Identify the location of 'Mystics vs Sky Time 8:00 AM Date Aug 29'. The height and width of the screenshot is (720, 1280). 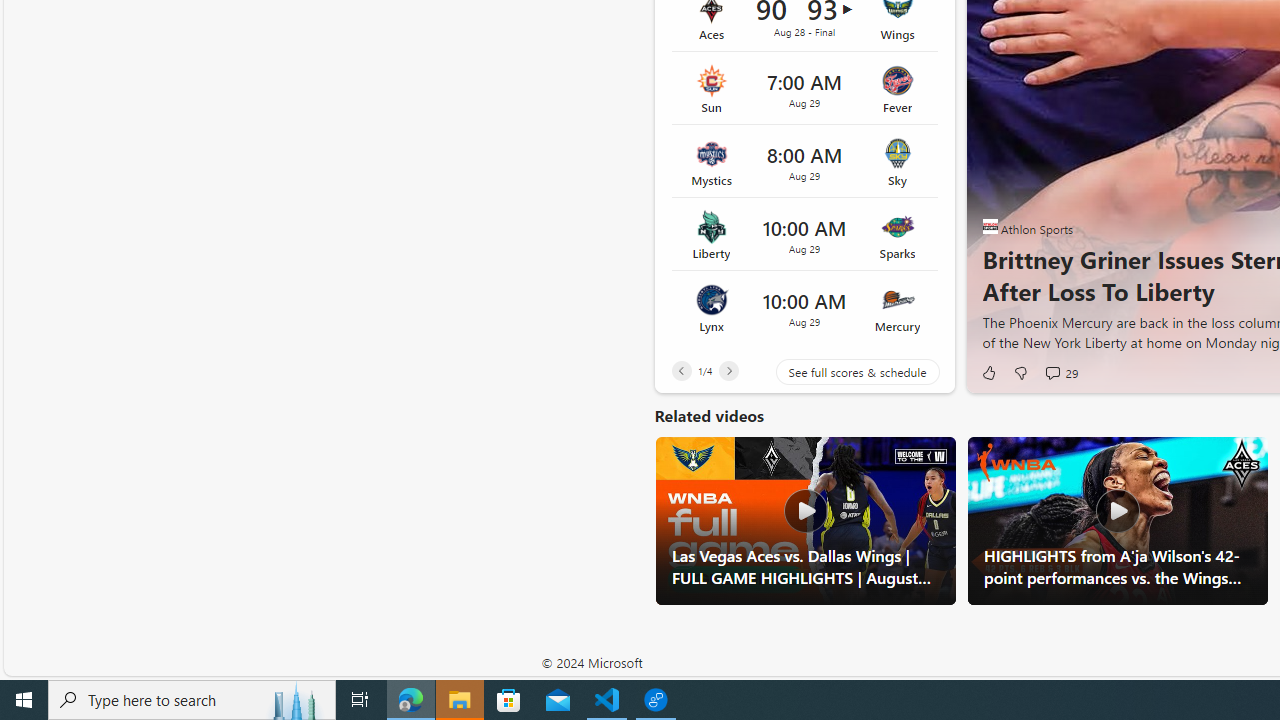
(804, 161).